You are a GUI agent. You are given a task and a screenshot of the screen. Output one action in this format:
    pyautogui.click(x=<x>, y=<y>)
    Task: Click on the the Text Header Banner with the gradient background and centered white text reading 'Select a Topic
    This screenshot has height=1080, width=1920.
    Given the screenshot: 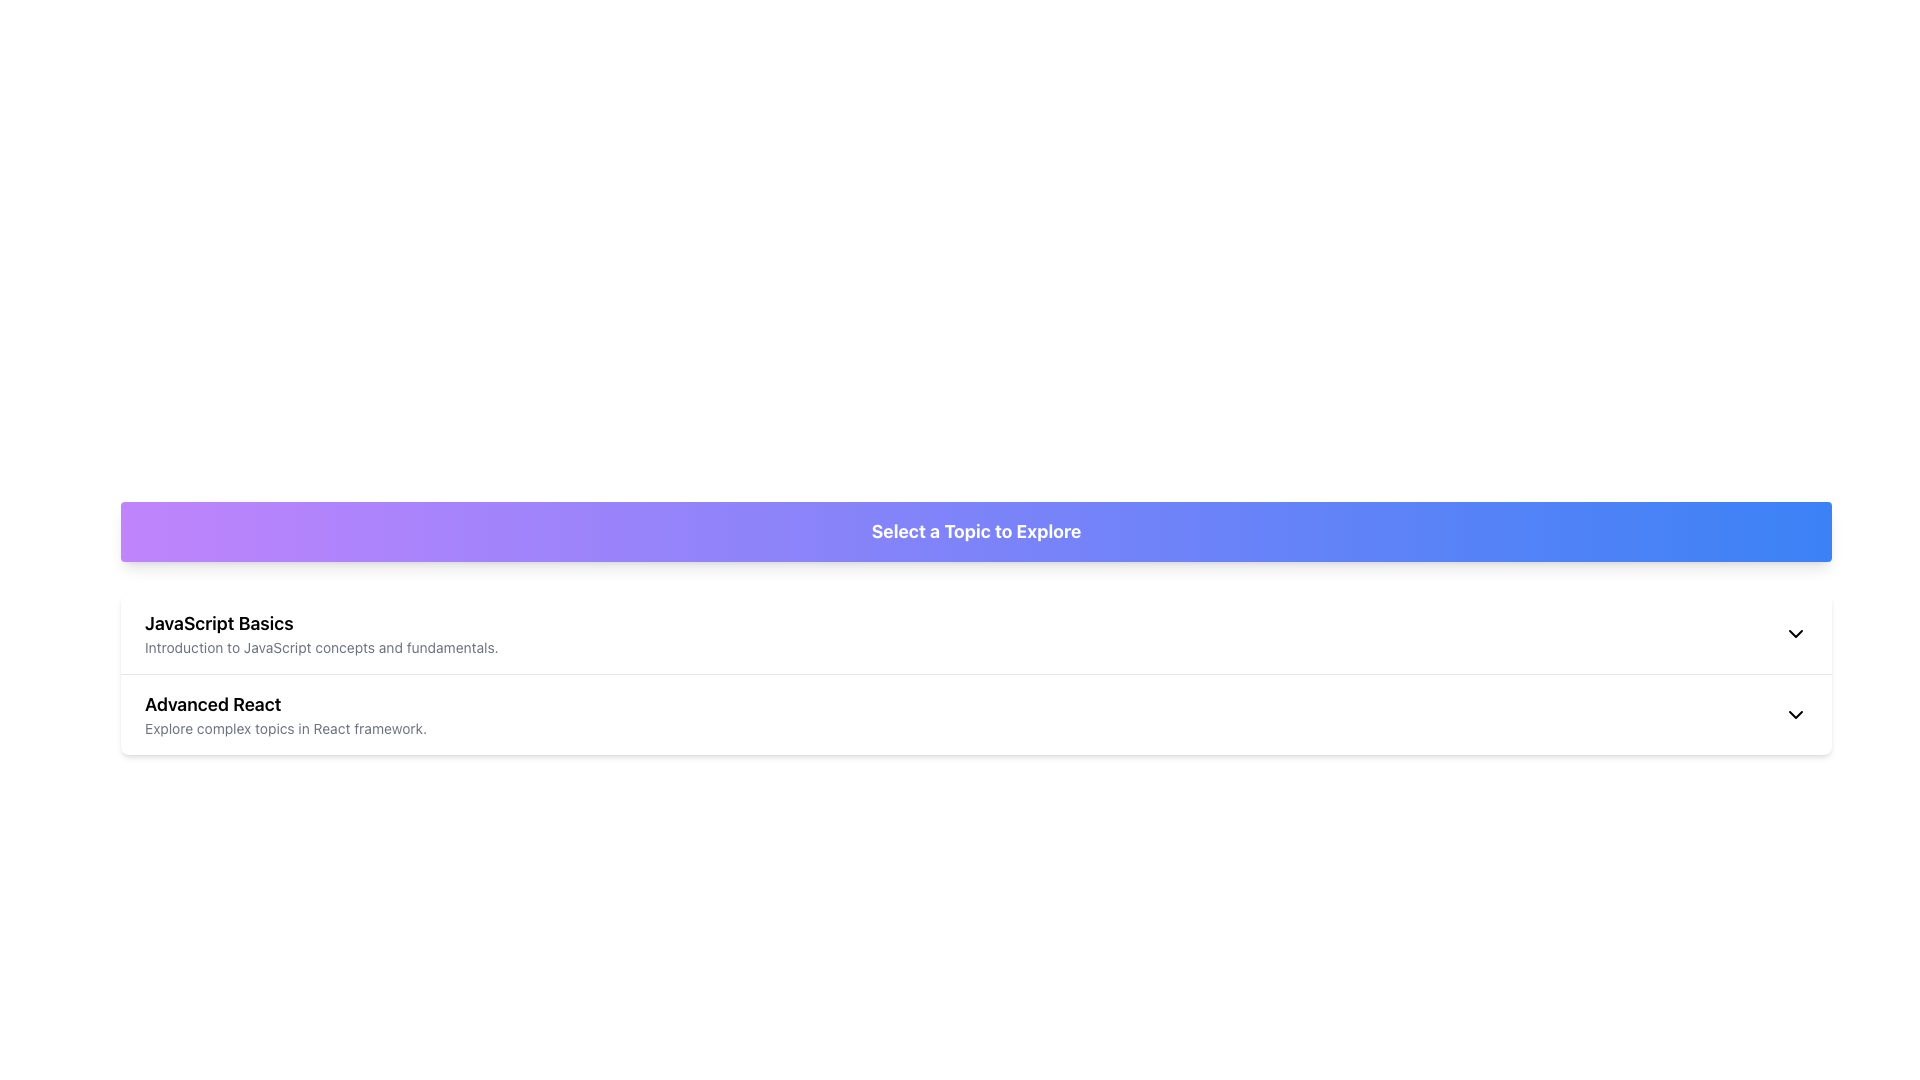 What is the action you would take?
    pyautogui.click(x=976, y=531)
    